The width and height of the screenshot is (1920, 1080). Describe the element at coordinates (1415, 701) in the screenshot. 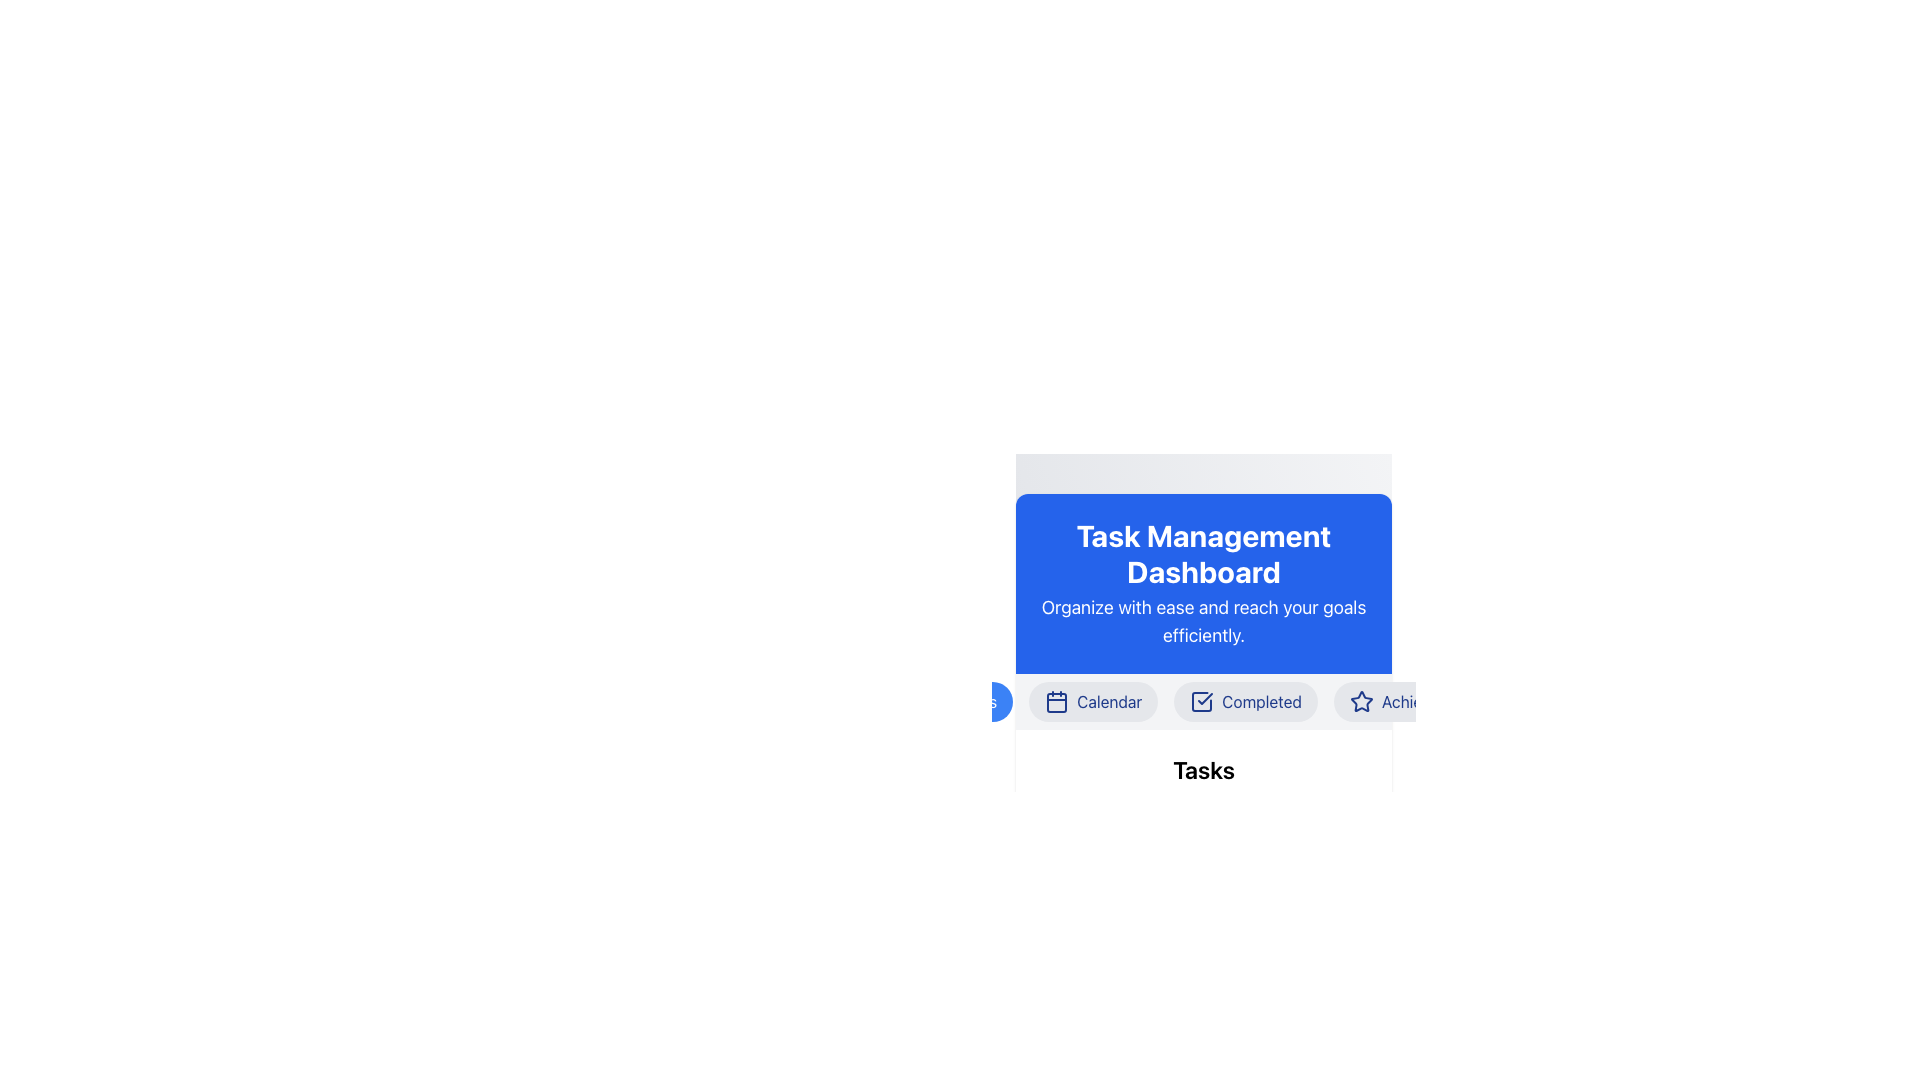

I see `the last button in the horizontal navigation bar at the bottom of the task management dashboard` at that location.